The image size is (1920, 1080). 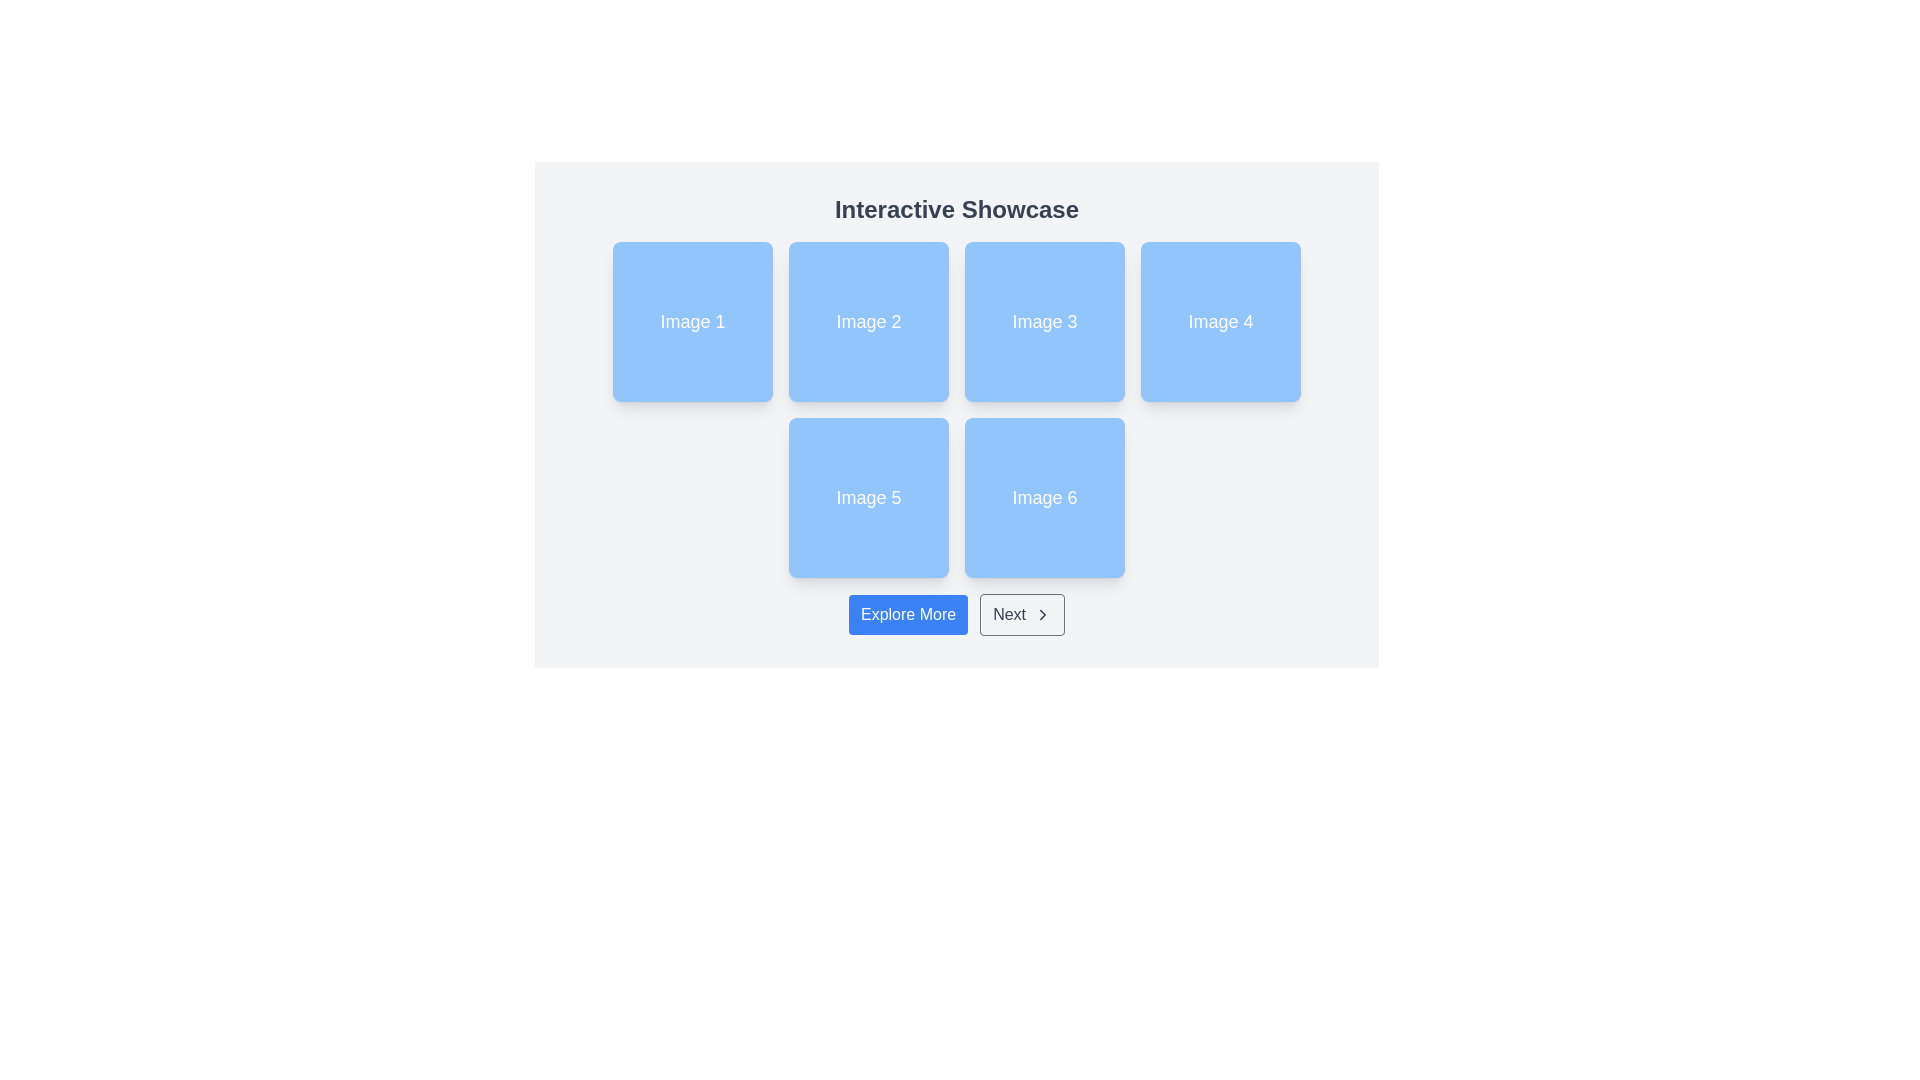 What do you see at coordinates (1022, 613) in the screenshot?
I see `the button located directly to the right of the 'Explore More' button` at bounding box center [1022, 613].